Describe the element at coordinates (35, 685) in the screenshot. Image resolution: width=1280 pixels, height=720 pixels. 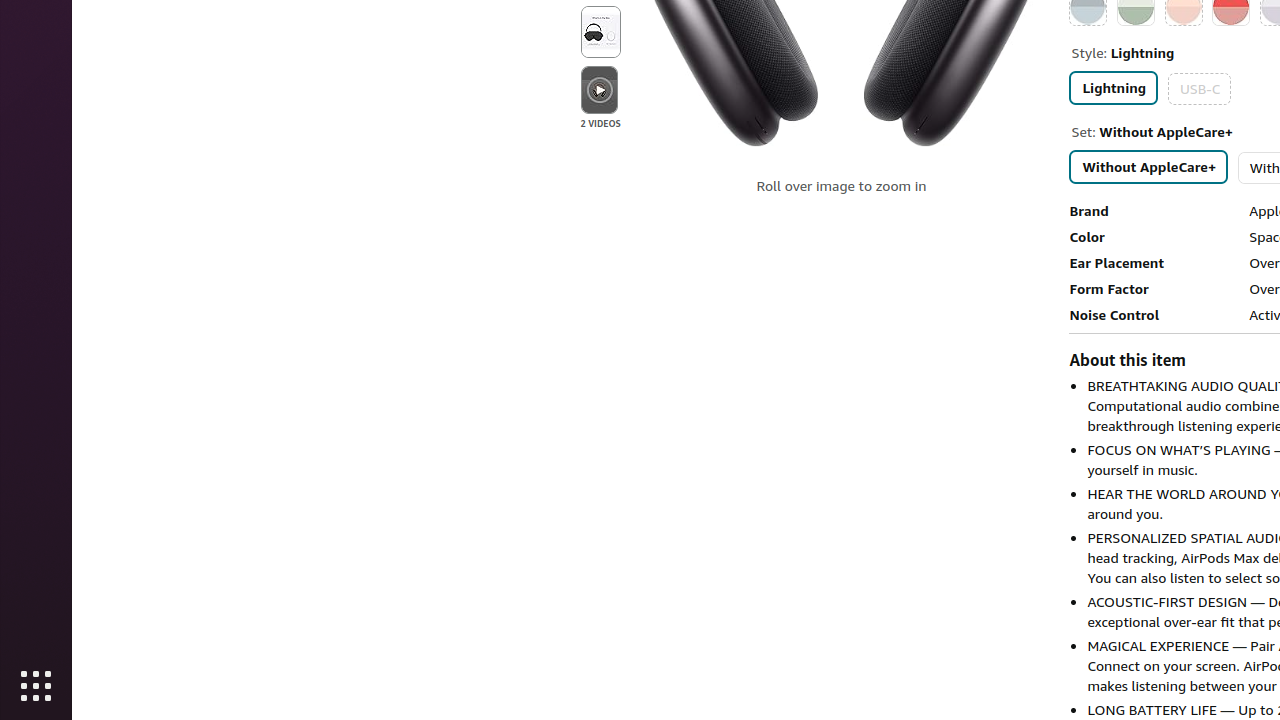
I see `'Show Applications'` at that location.